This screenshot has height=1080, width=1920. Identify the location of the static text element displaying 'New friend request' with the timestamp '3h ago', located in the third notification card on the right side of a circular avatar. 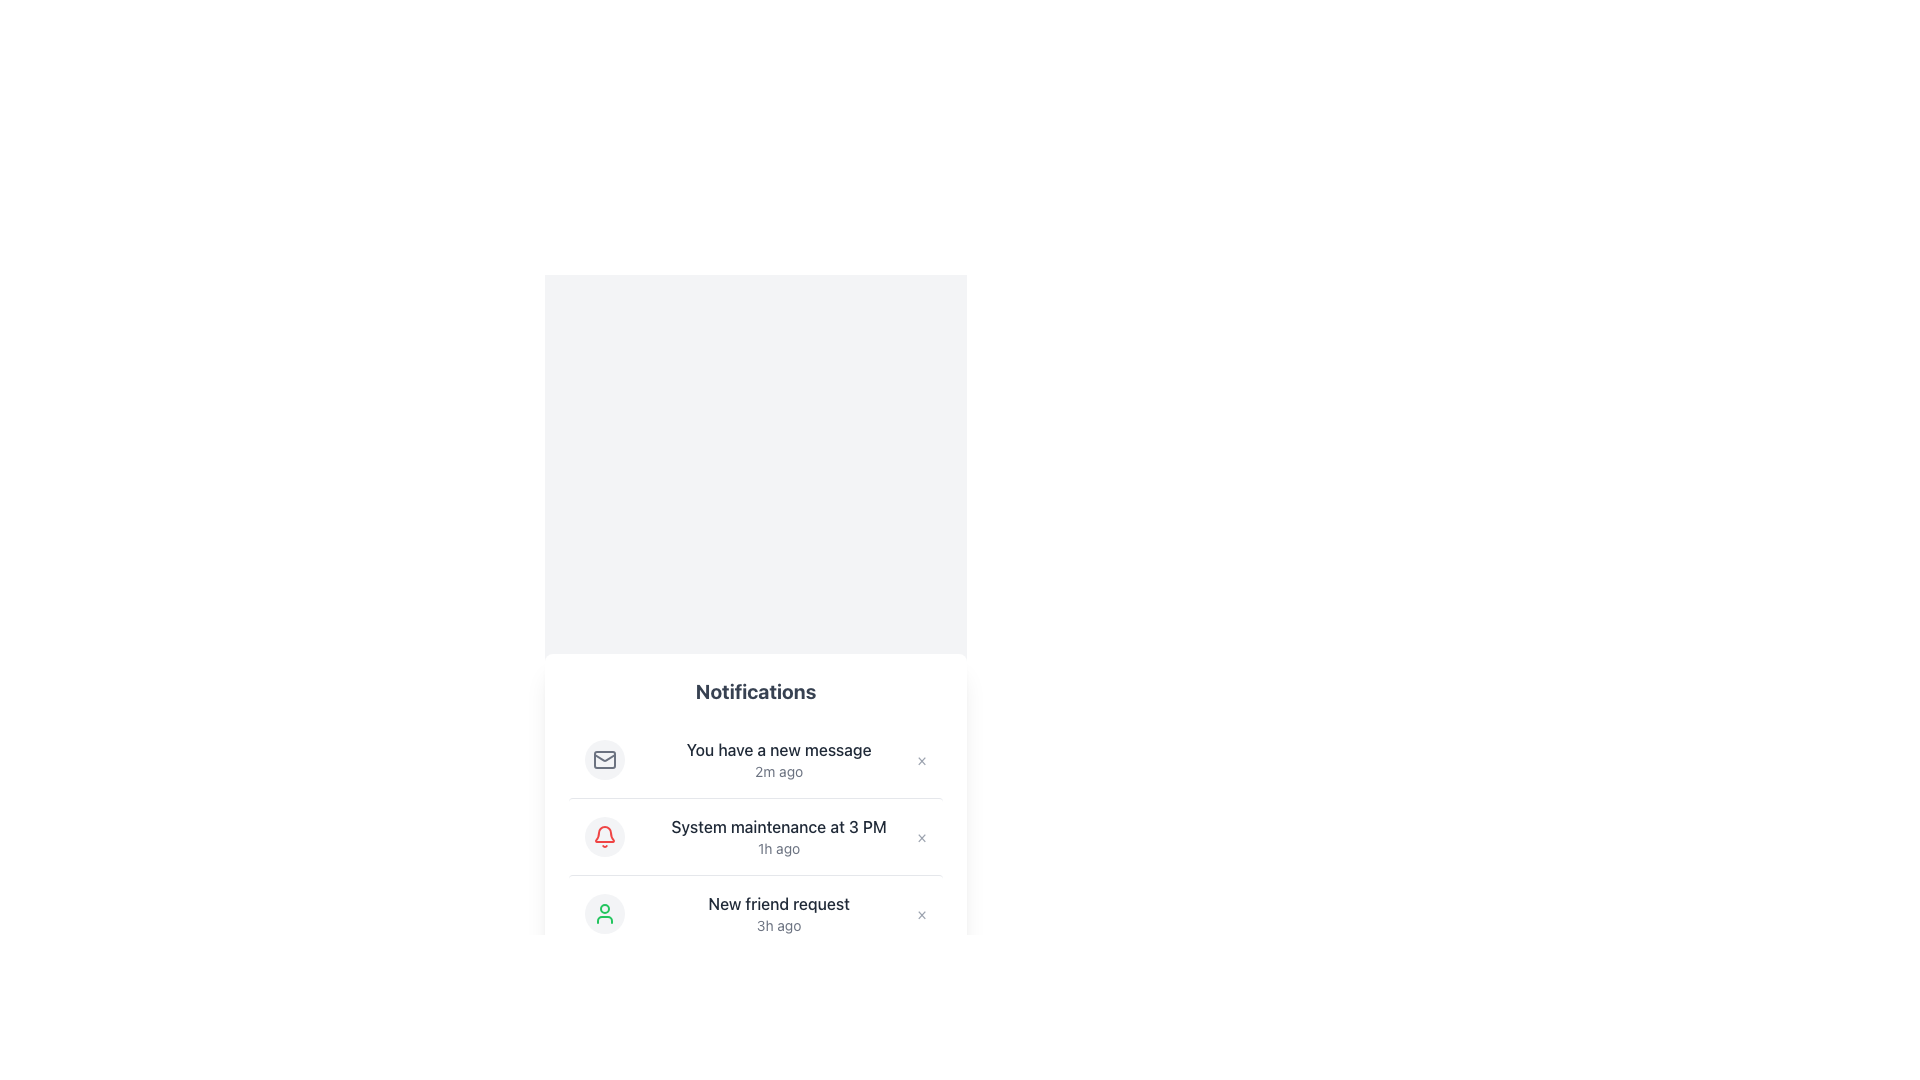
(778, 914).